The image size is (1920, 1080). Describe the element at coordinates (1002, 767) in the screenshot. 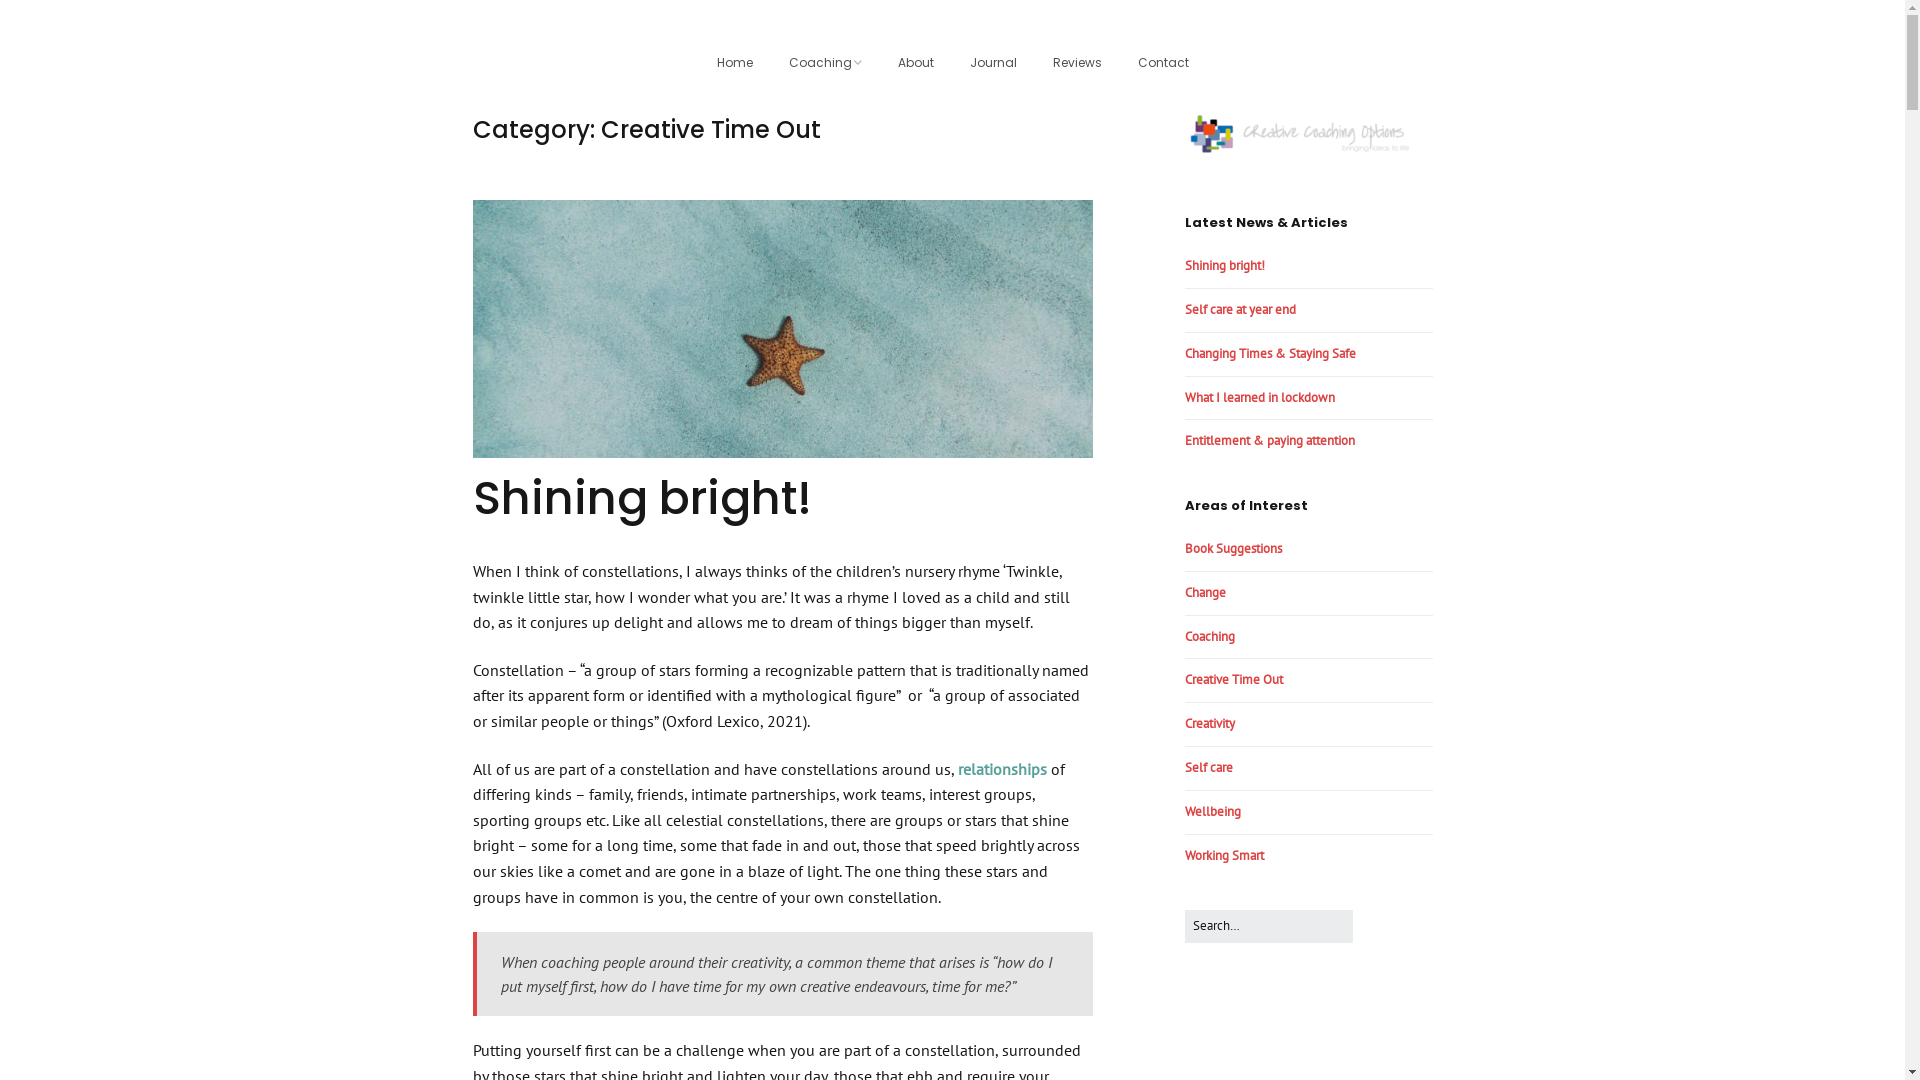

I see `'relationships'` at that location.